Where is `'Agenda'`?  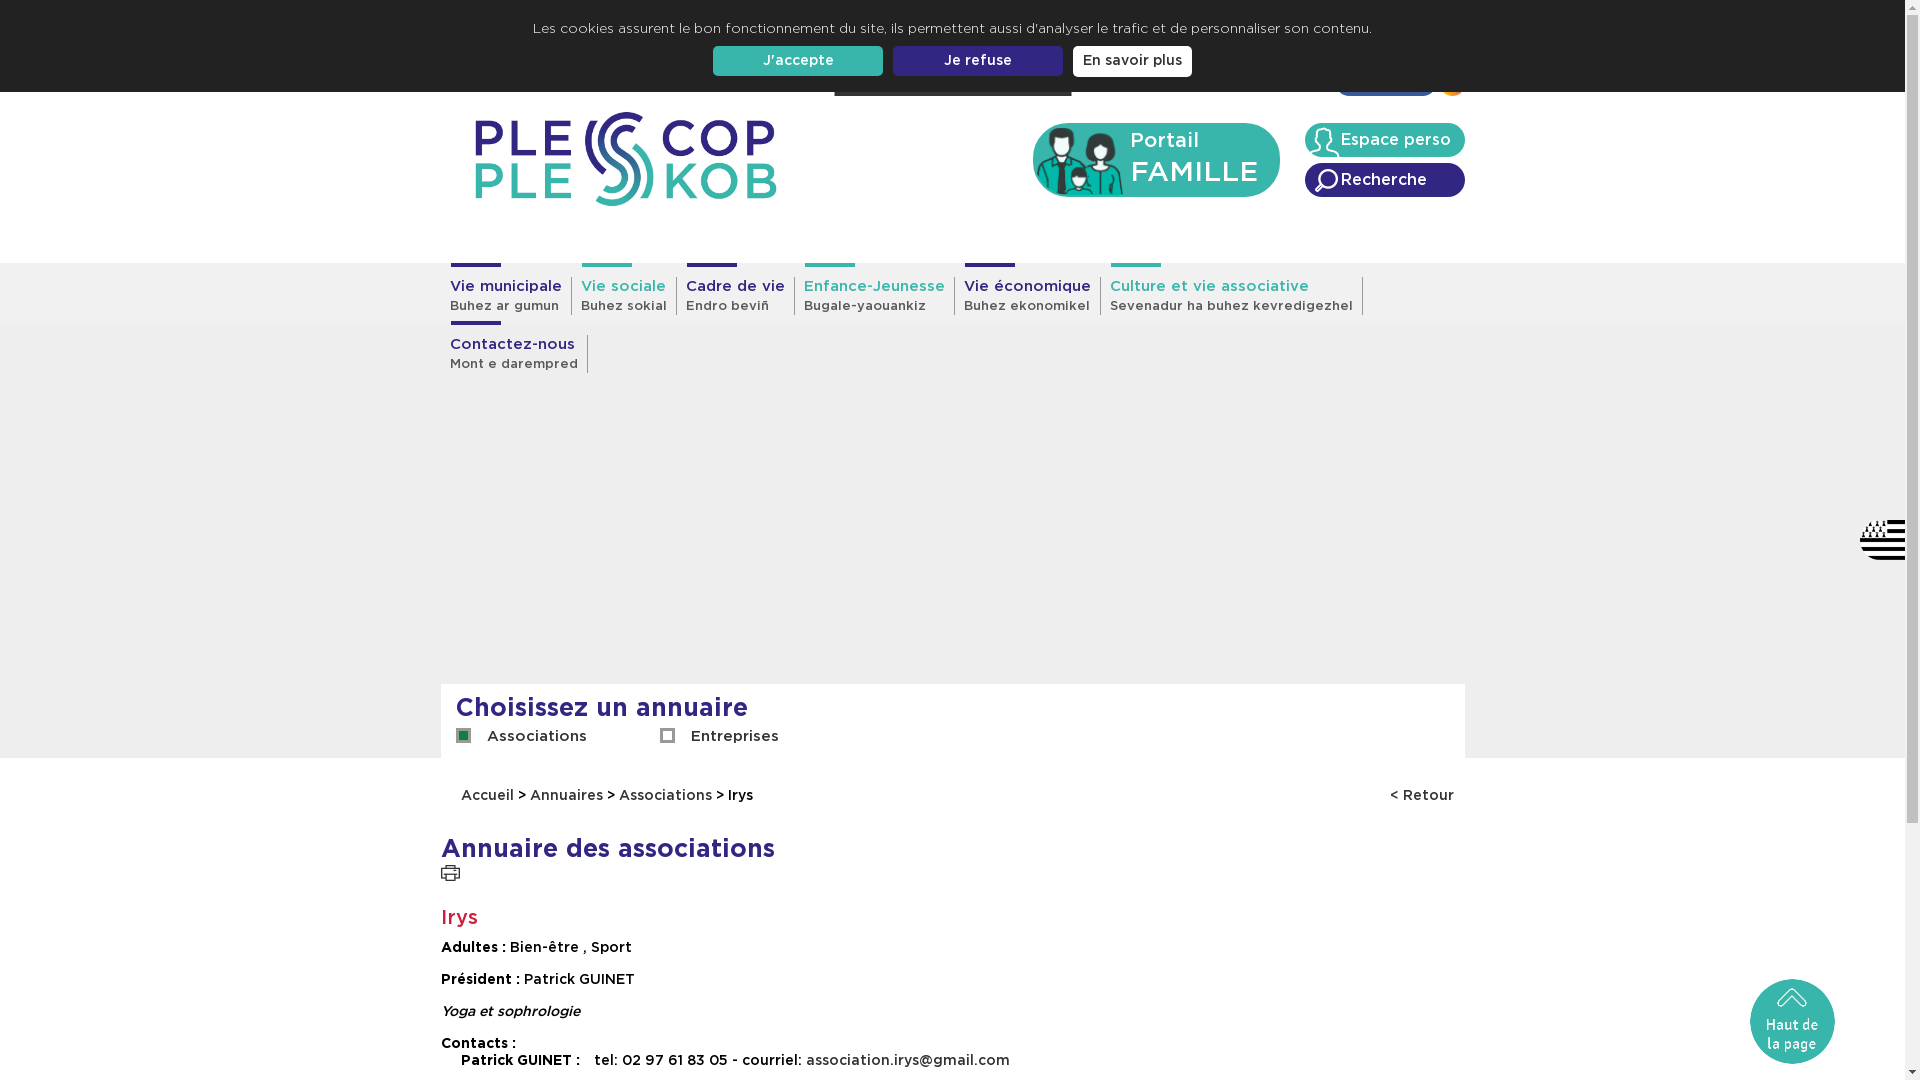 'Agenda' is located at coordinates (1292, 83).